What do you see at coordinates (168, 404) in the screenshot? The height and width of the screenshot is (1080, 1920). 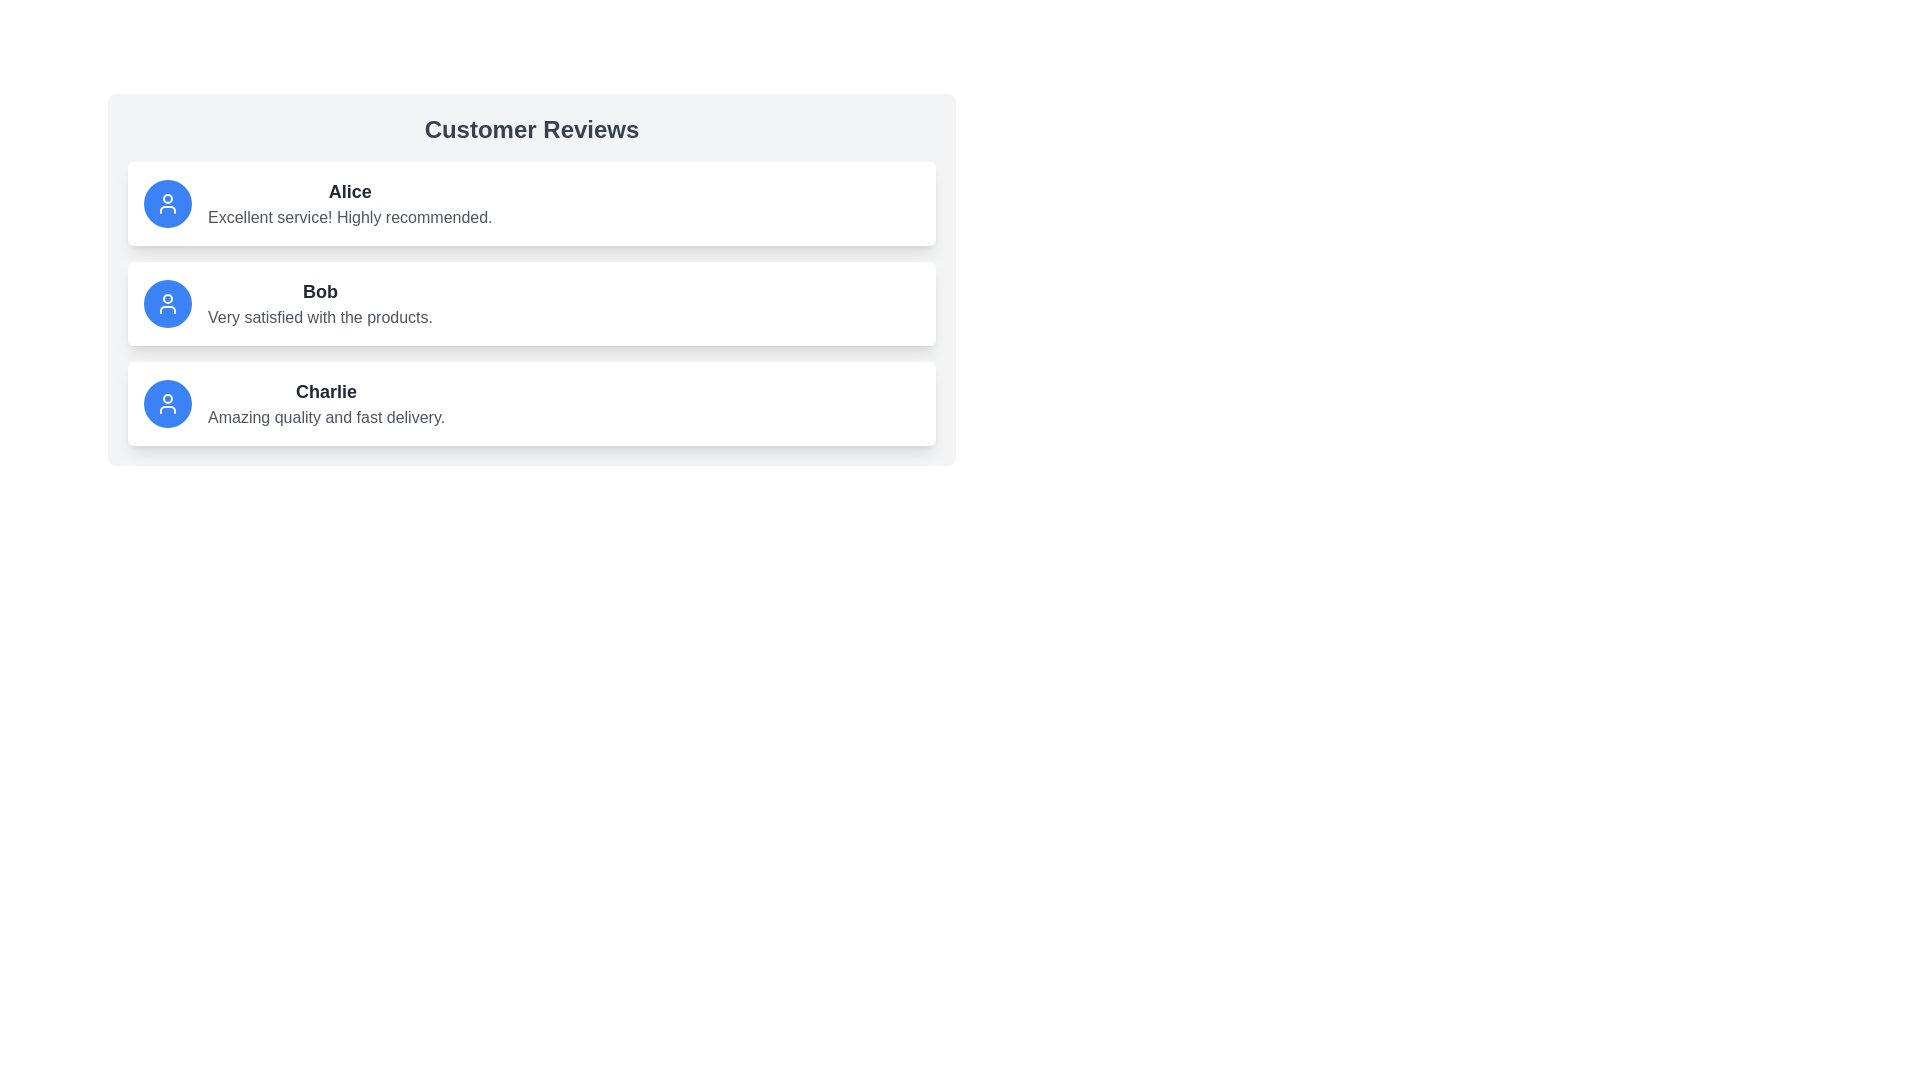 I see `the user icon representing 'Charlie' in the third list item of the 'Customer Reviews' section` at bounding box center [168, 404].